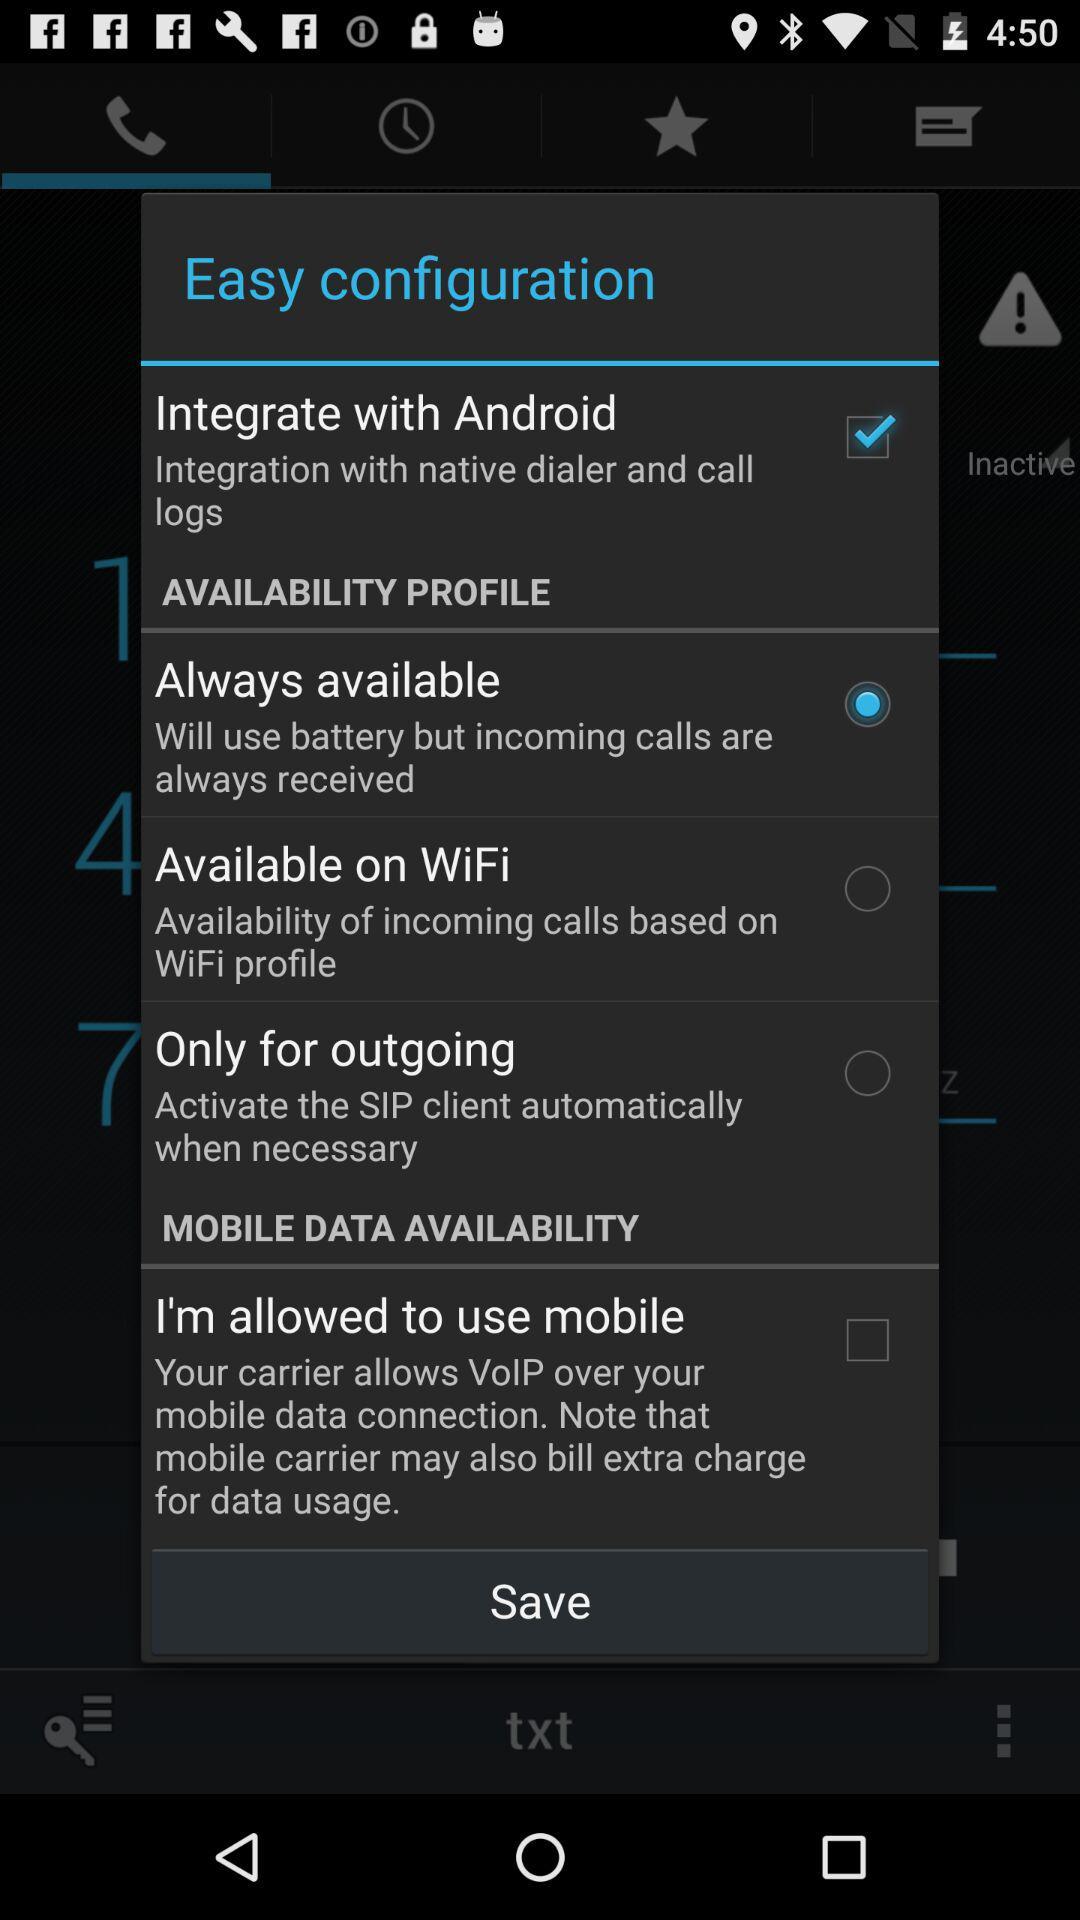  What do you see at coordinates (866, 1340) in the screenshot?
I see `icon at the bottom right corner` at bounding box center [866, 1340].